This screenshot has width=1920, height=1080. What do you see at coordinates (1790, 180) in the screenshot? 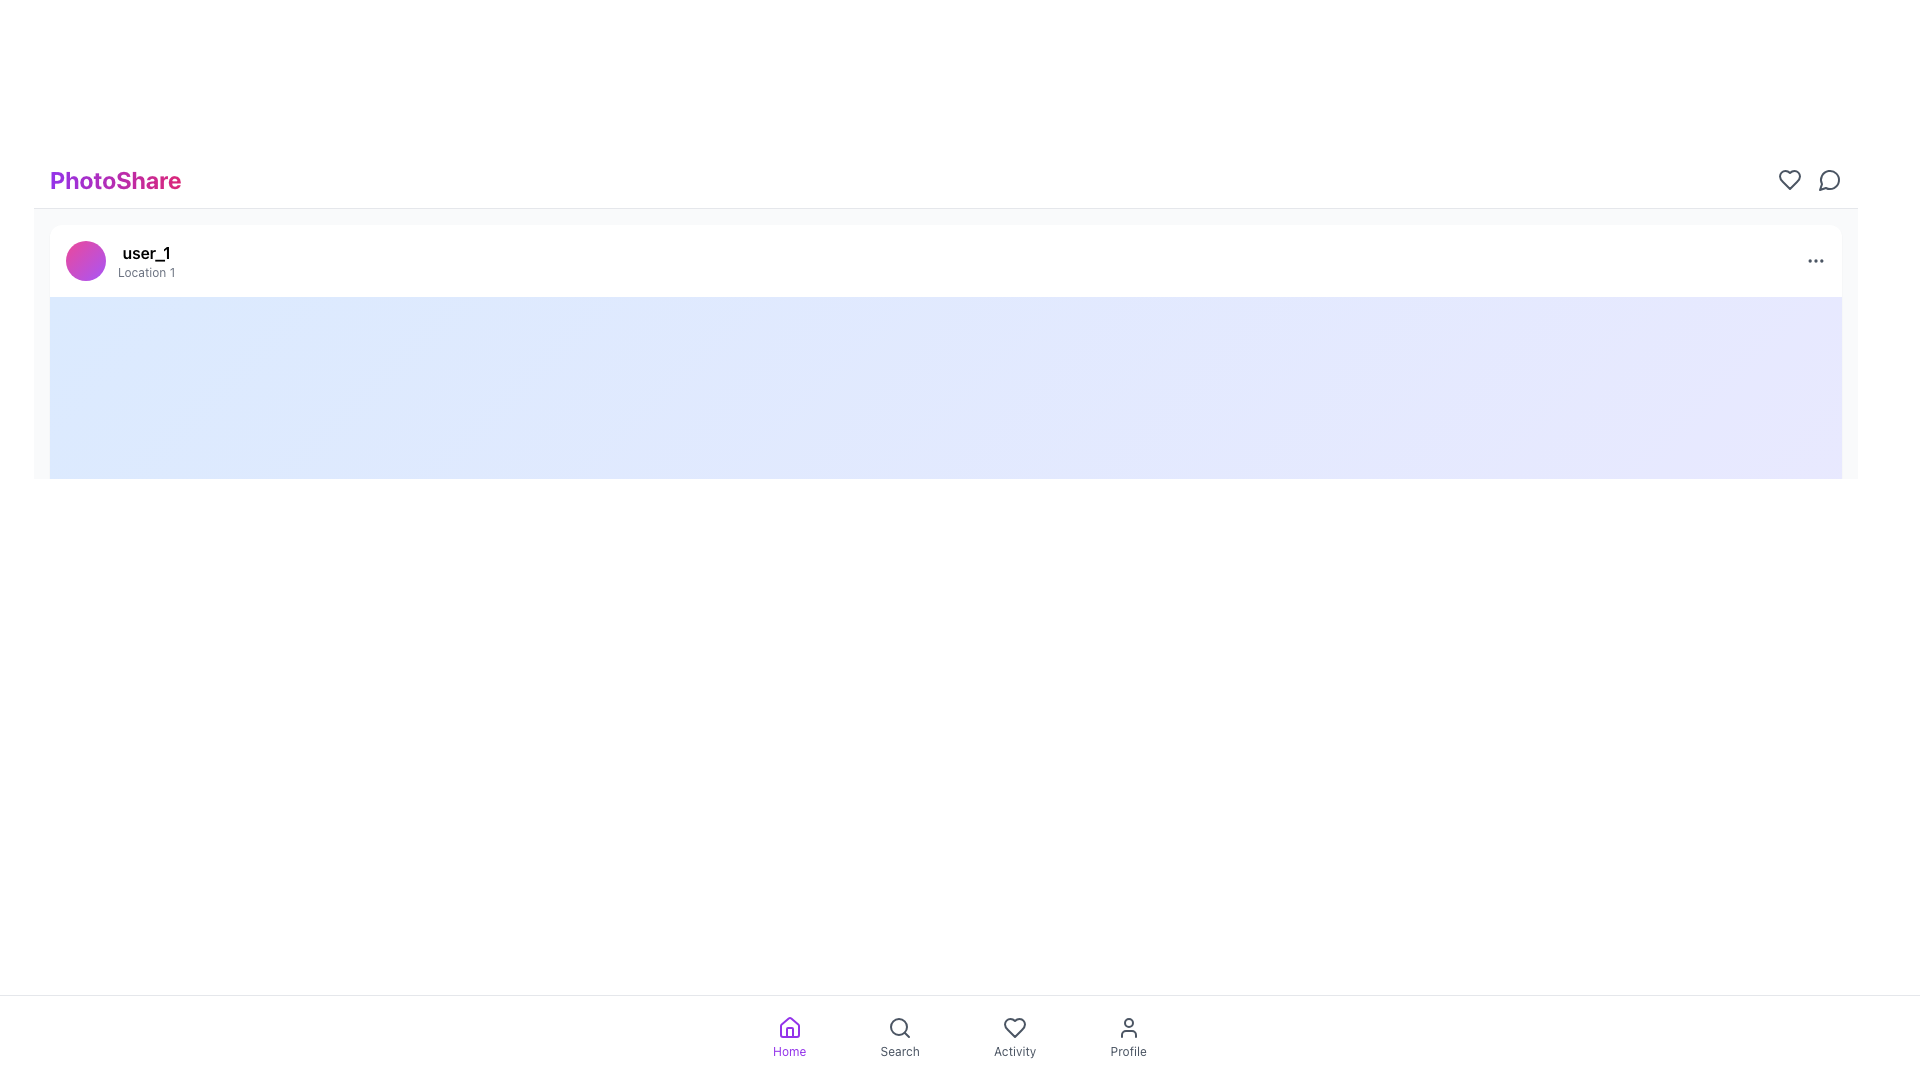
I see `the heart-shaped icon with a gray outline located at the top-right corner of the interface` at bounding box center [1790, 180].